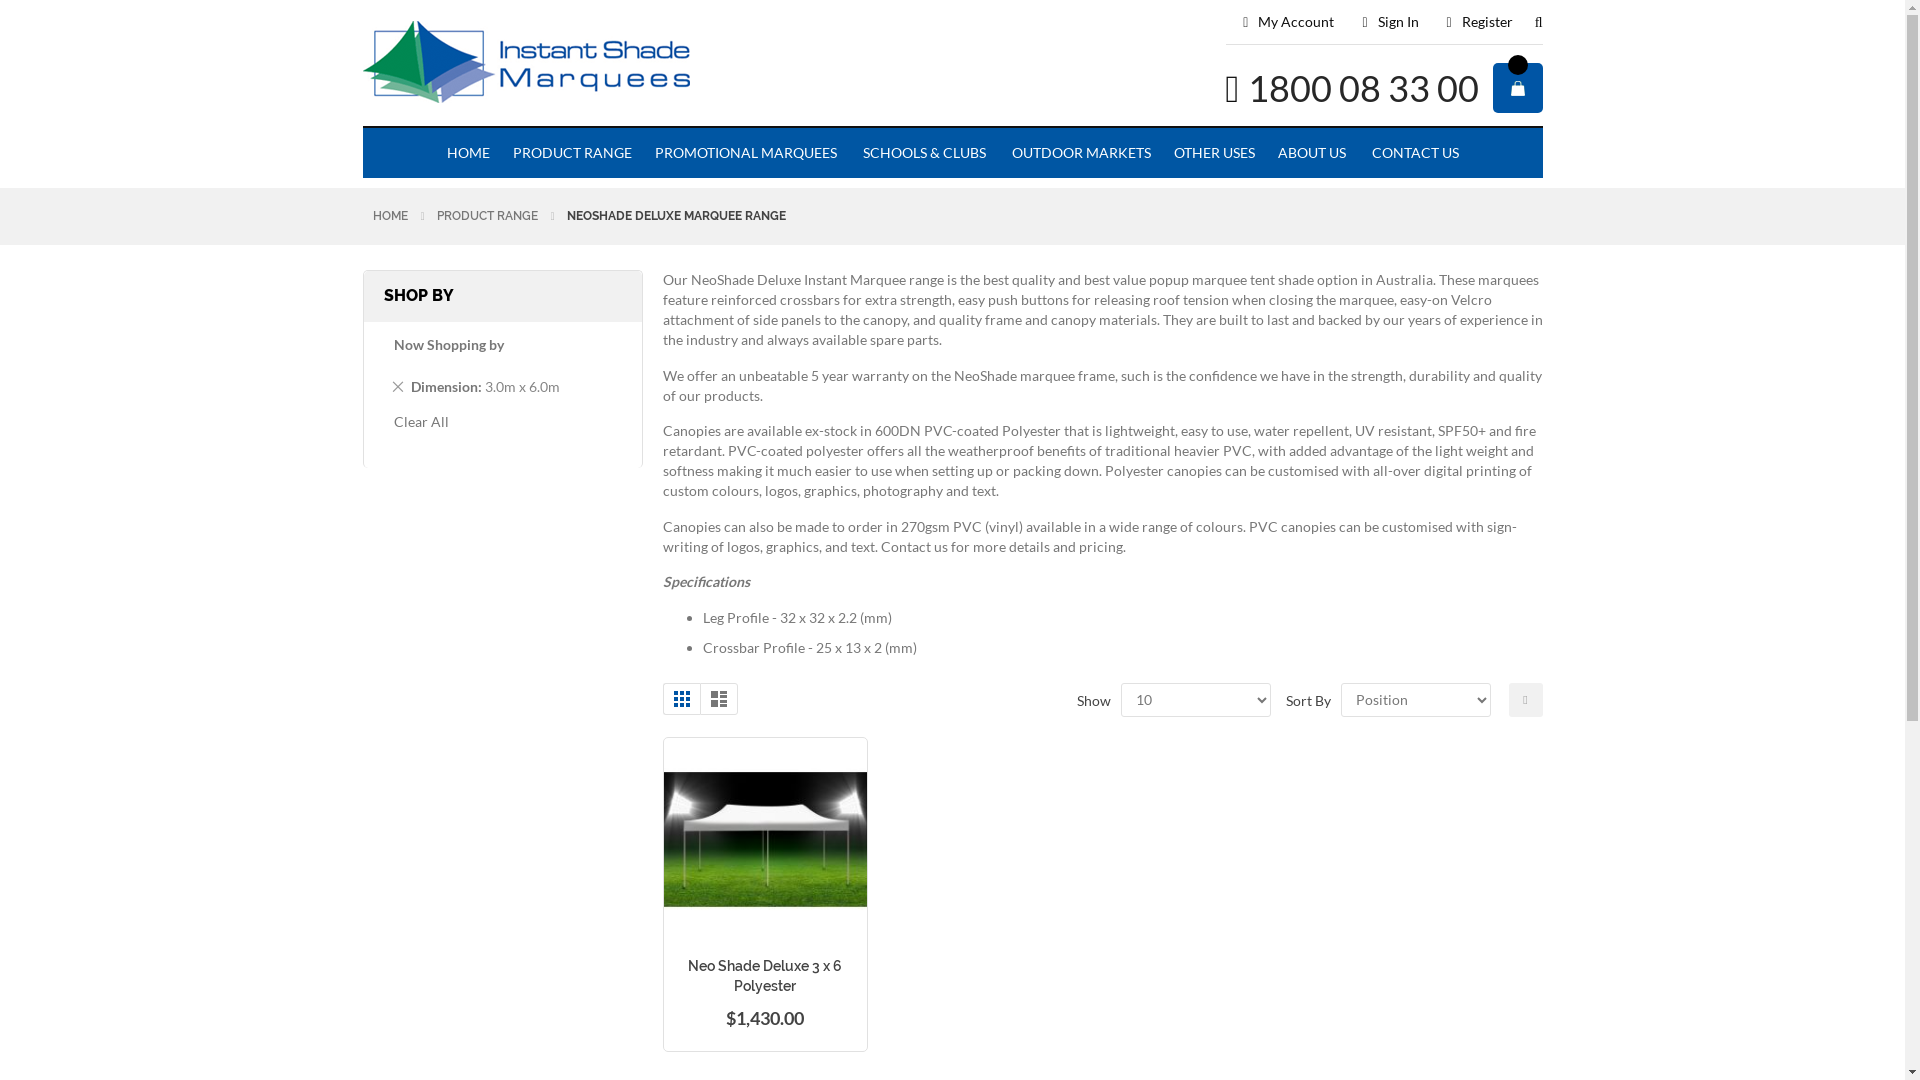 This screenshot has width=1920, height=1080. Describe the element at coordinates (597, 63) in the screenshot. I see `'Instant Shade Marquees'` at that location.